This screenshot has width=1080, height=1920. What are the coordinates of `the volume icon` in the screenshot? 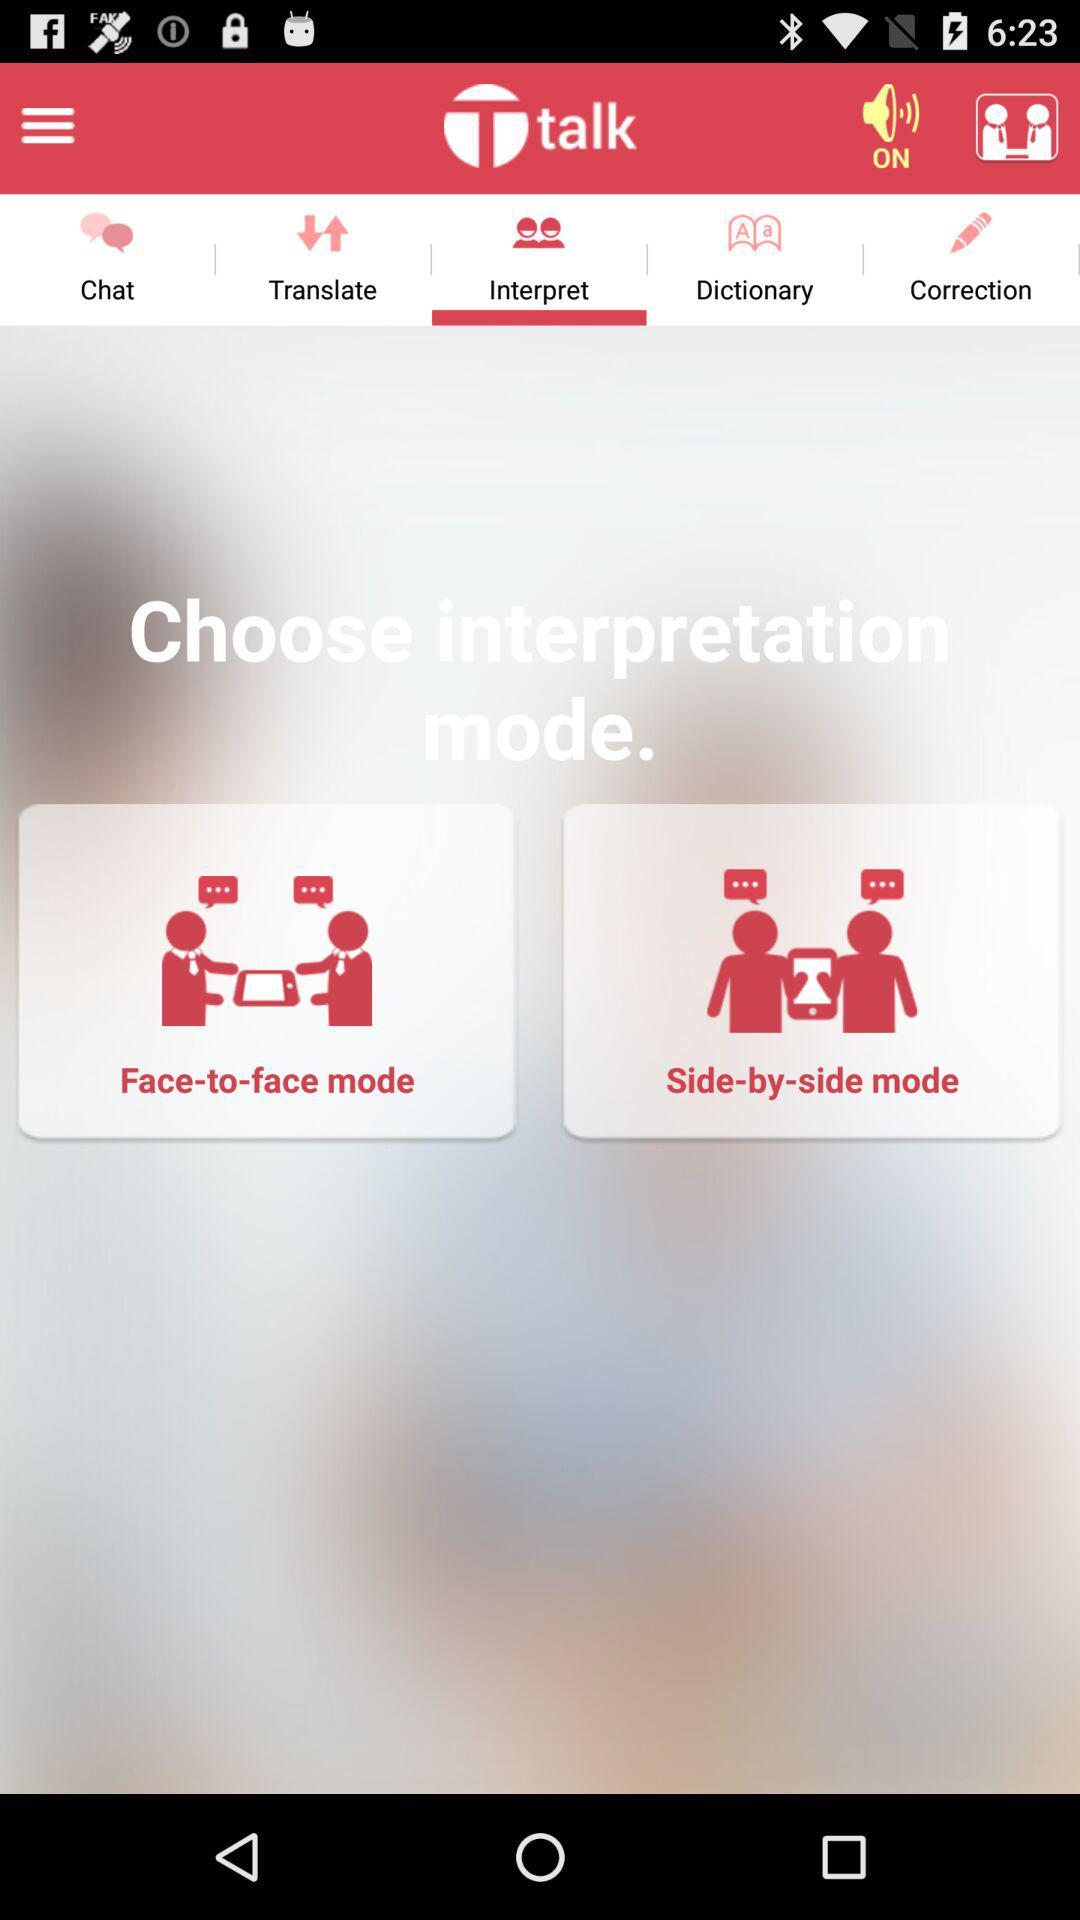 It's located at (890, 133).